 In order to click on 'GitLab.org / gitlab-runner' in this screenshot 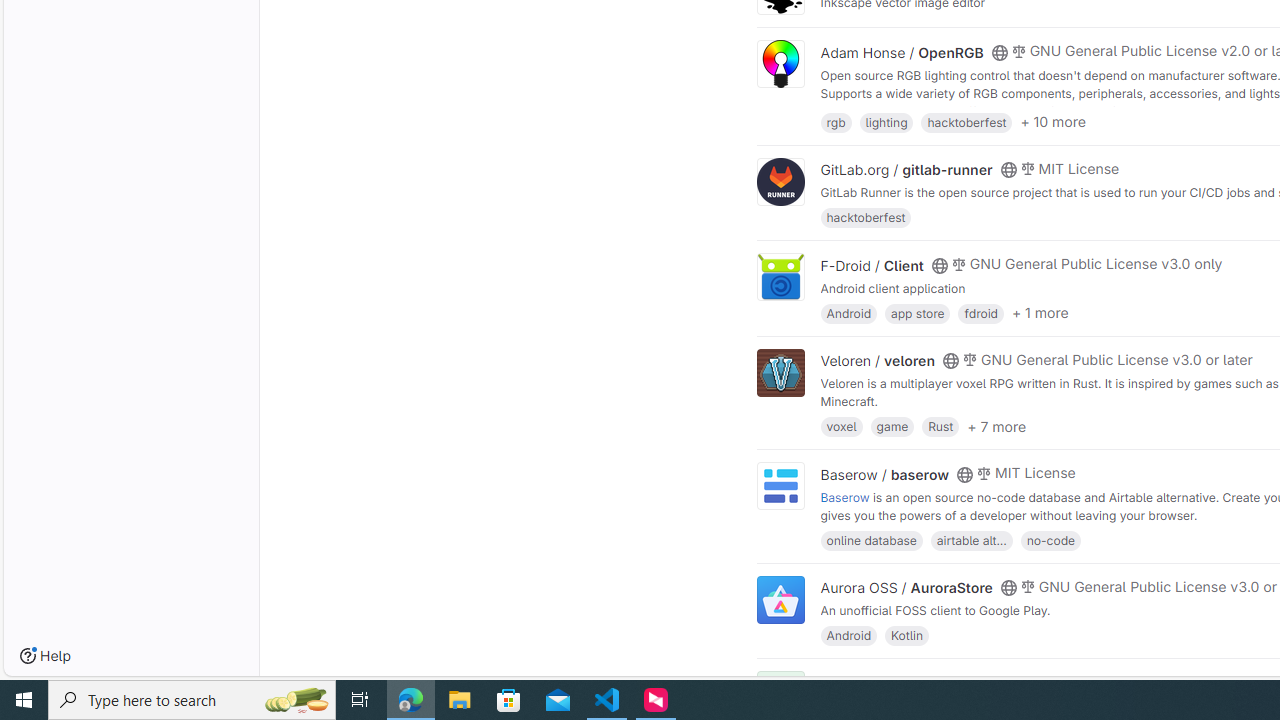, I will do `click(905, 169)`.